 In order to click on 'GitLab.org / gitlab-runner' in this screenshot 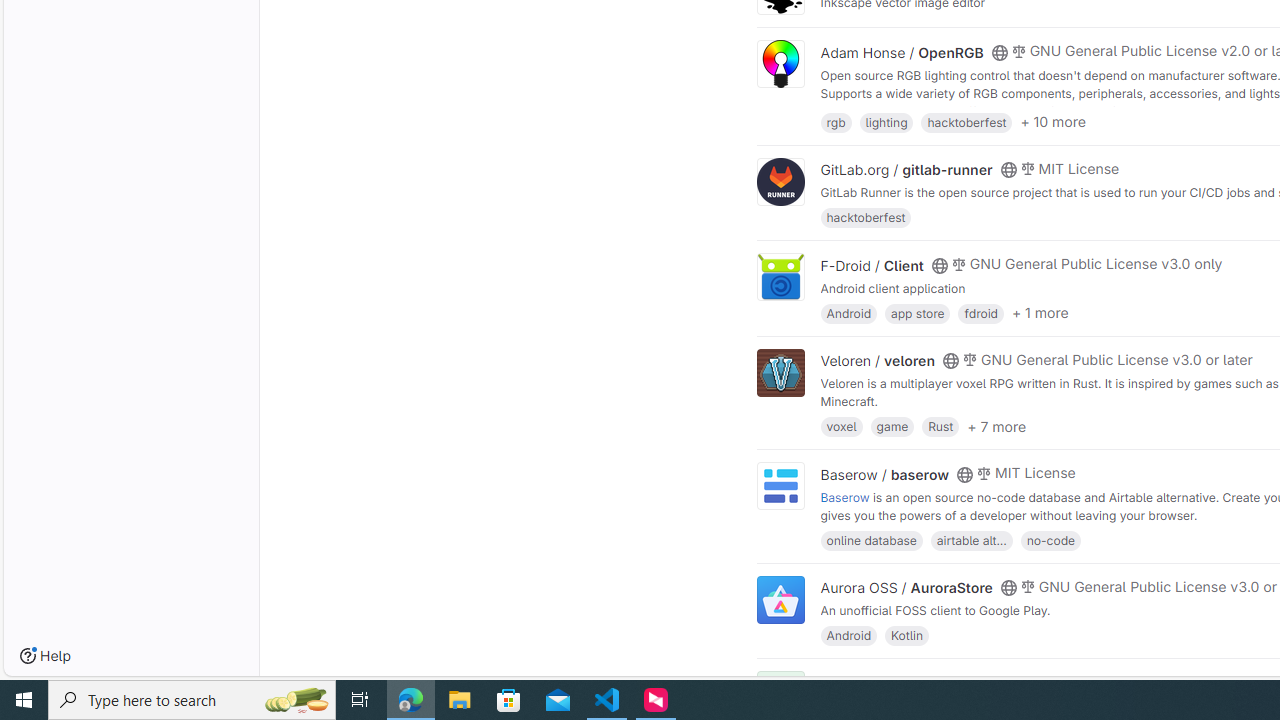, I will do `click(905, 169)`.